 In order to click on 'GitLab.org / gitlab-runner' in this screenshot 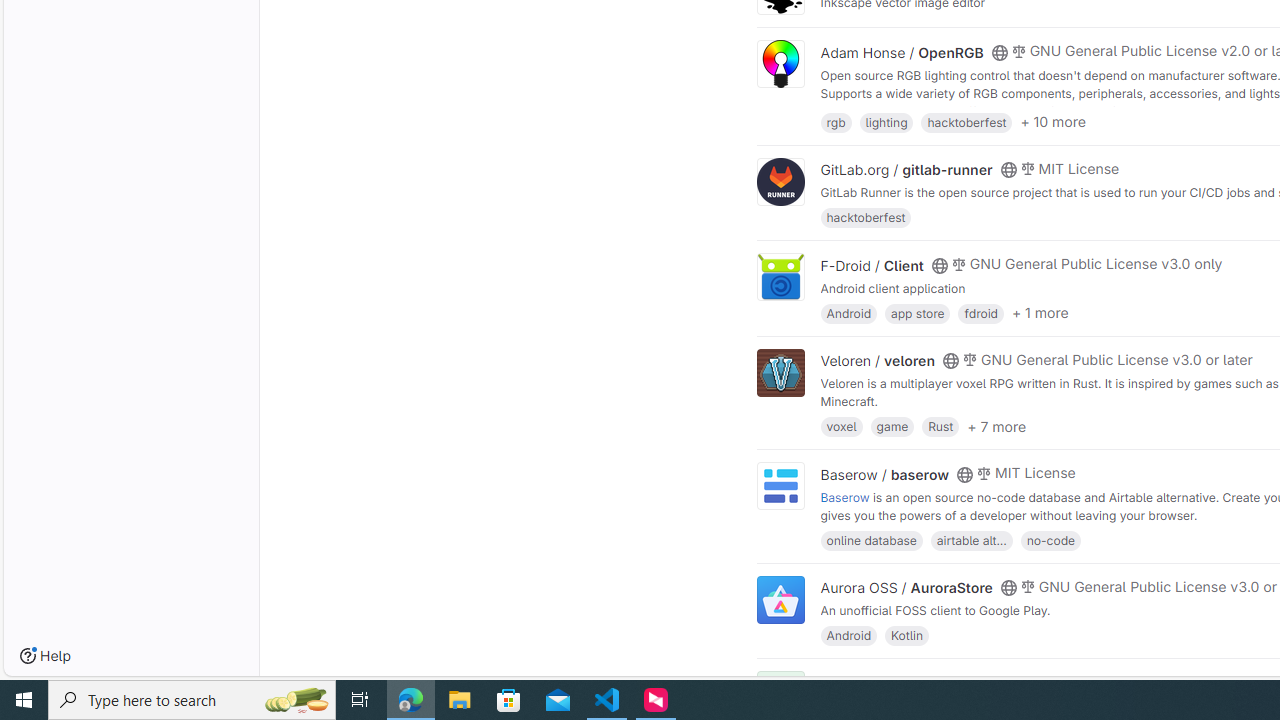, I will do `click(905, 169)`.